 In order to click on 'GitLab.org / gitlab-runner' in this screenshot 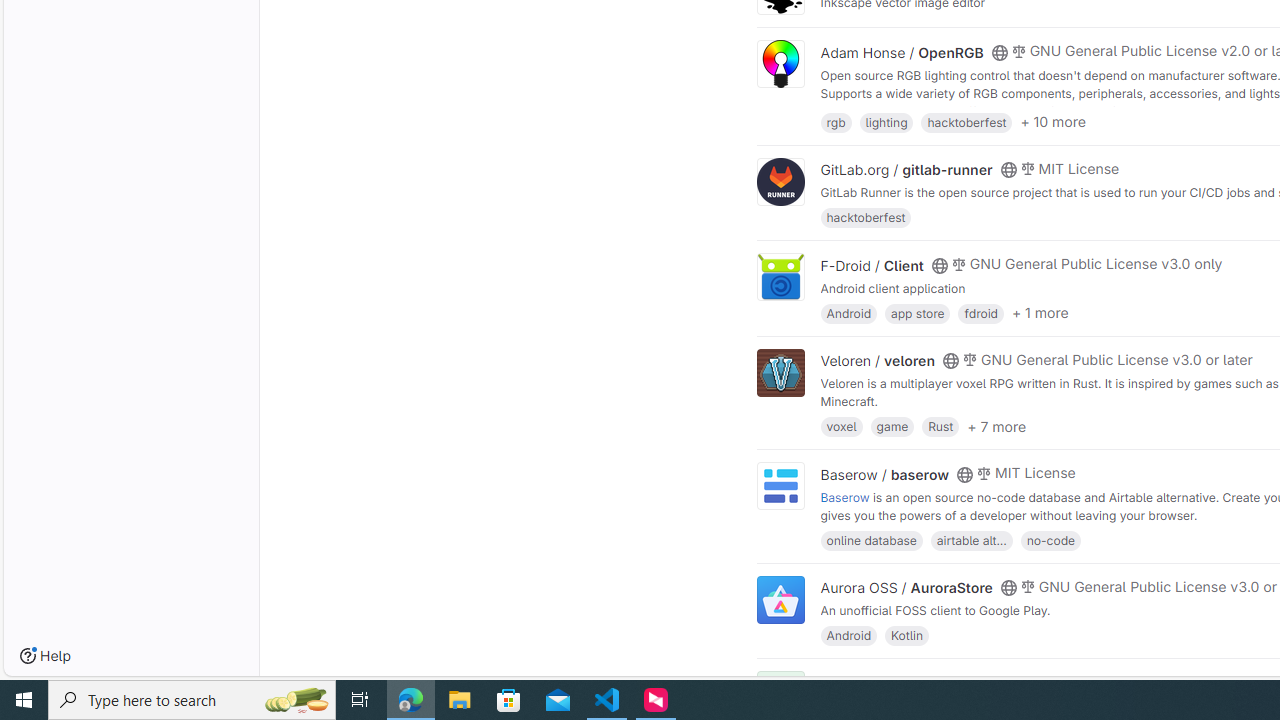, I will do `click(905, 169)`.